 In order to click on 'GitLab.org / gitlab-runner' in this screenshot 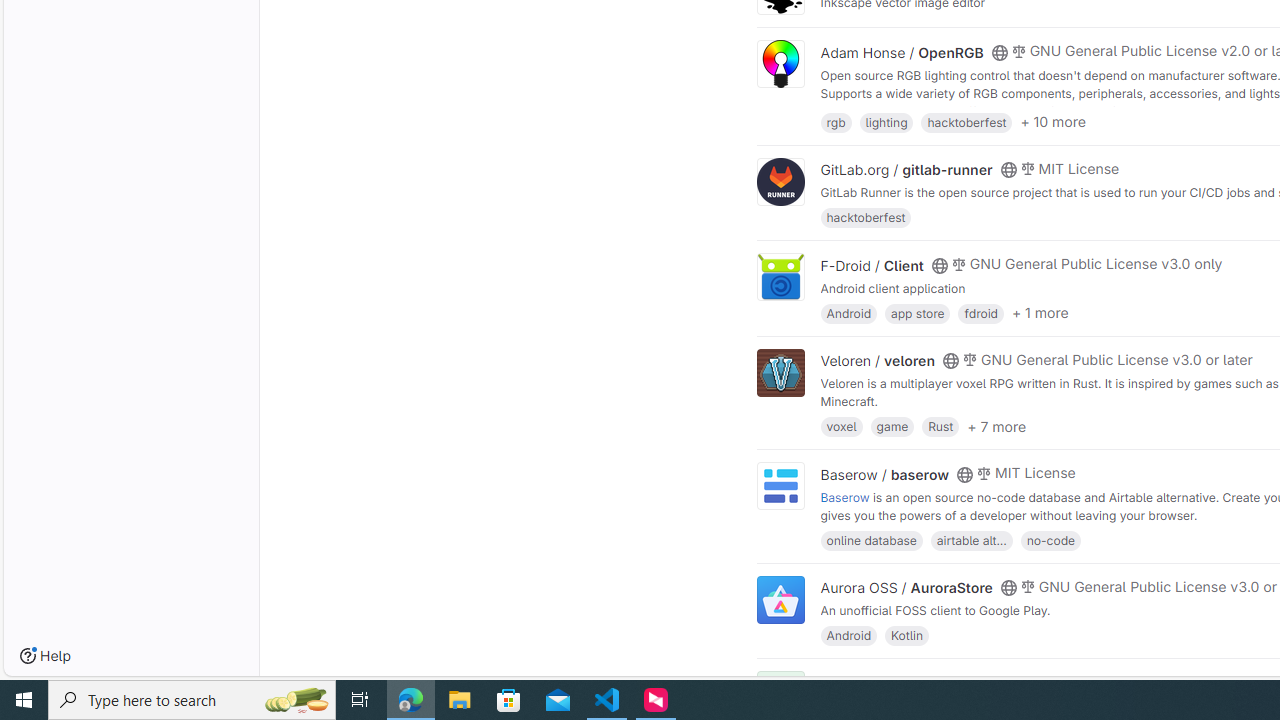, I will do `click(905, 169)`.